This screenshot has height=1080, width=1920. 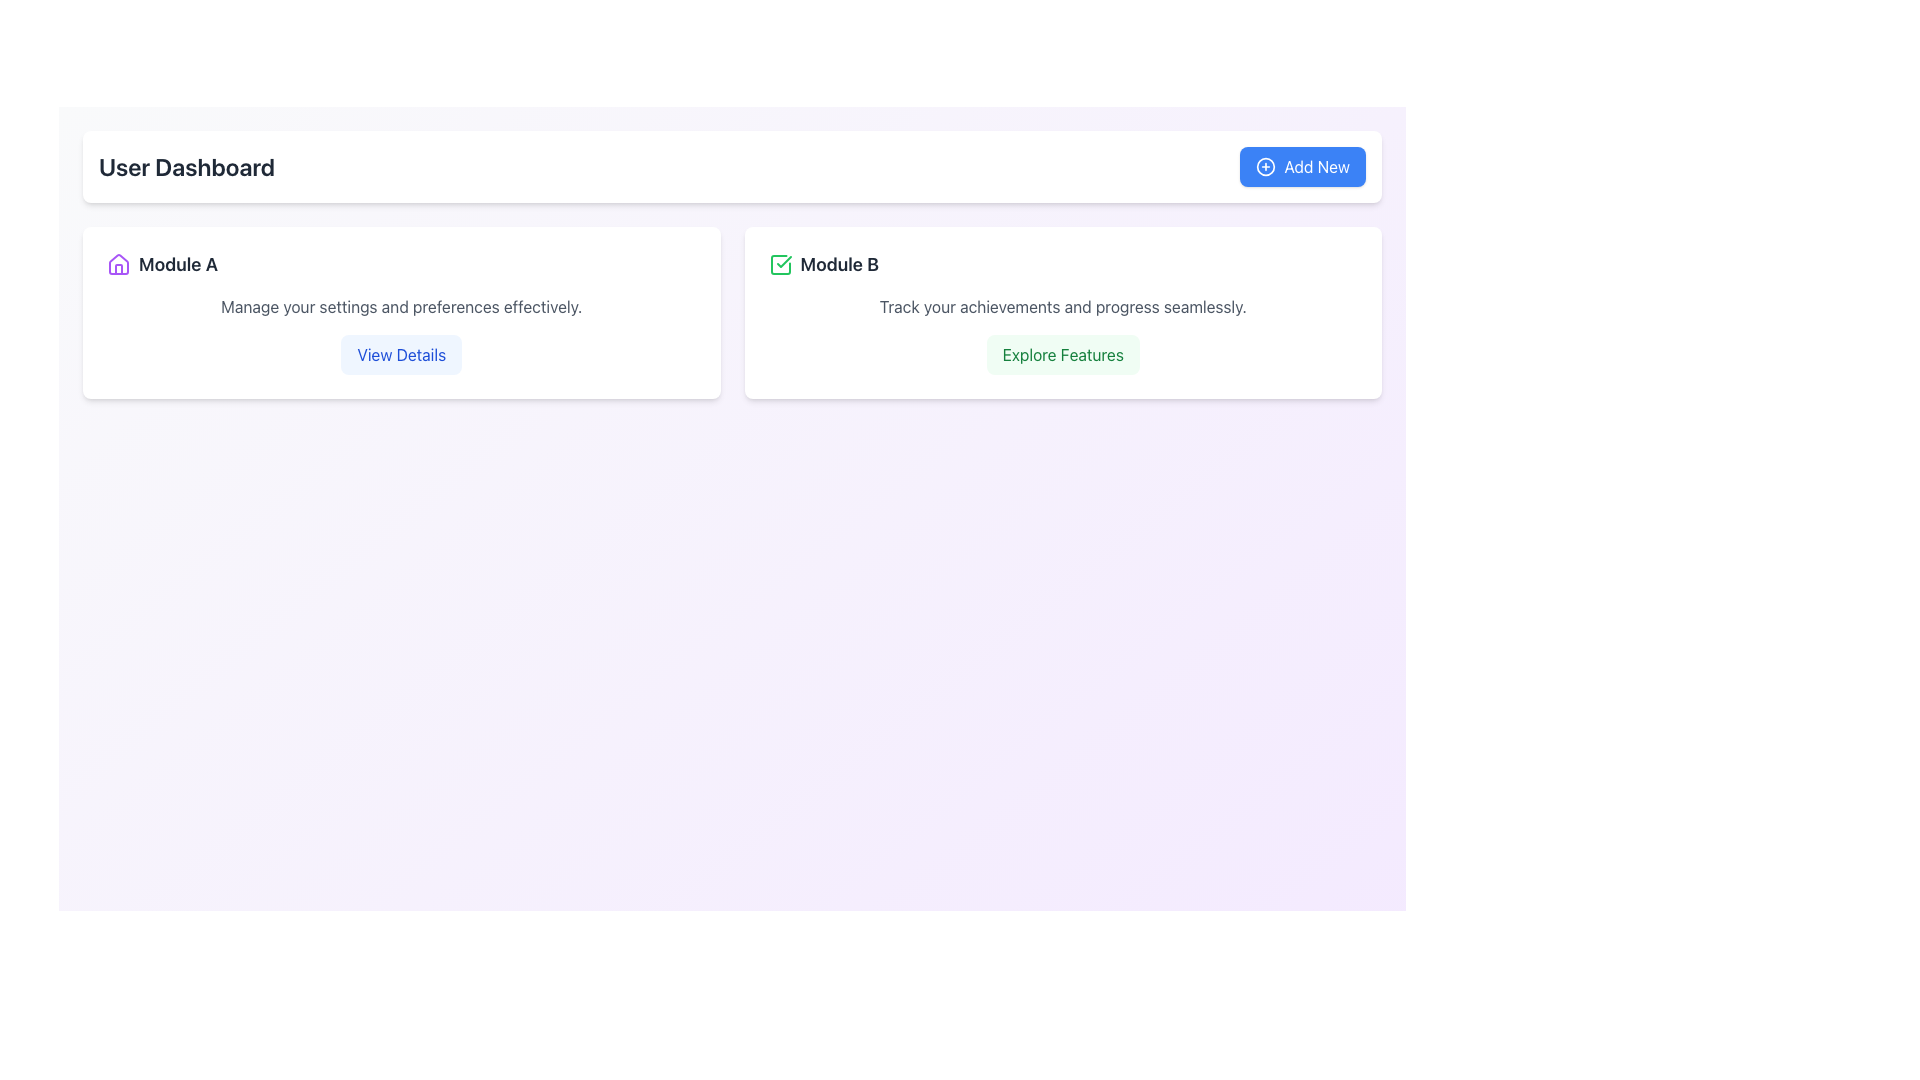 I want to click on the icon indicating the completed or activated state related to 'Module B', positioned to the left of the label 'Module B', so click(x=779, y=264).